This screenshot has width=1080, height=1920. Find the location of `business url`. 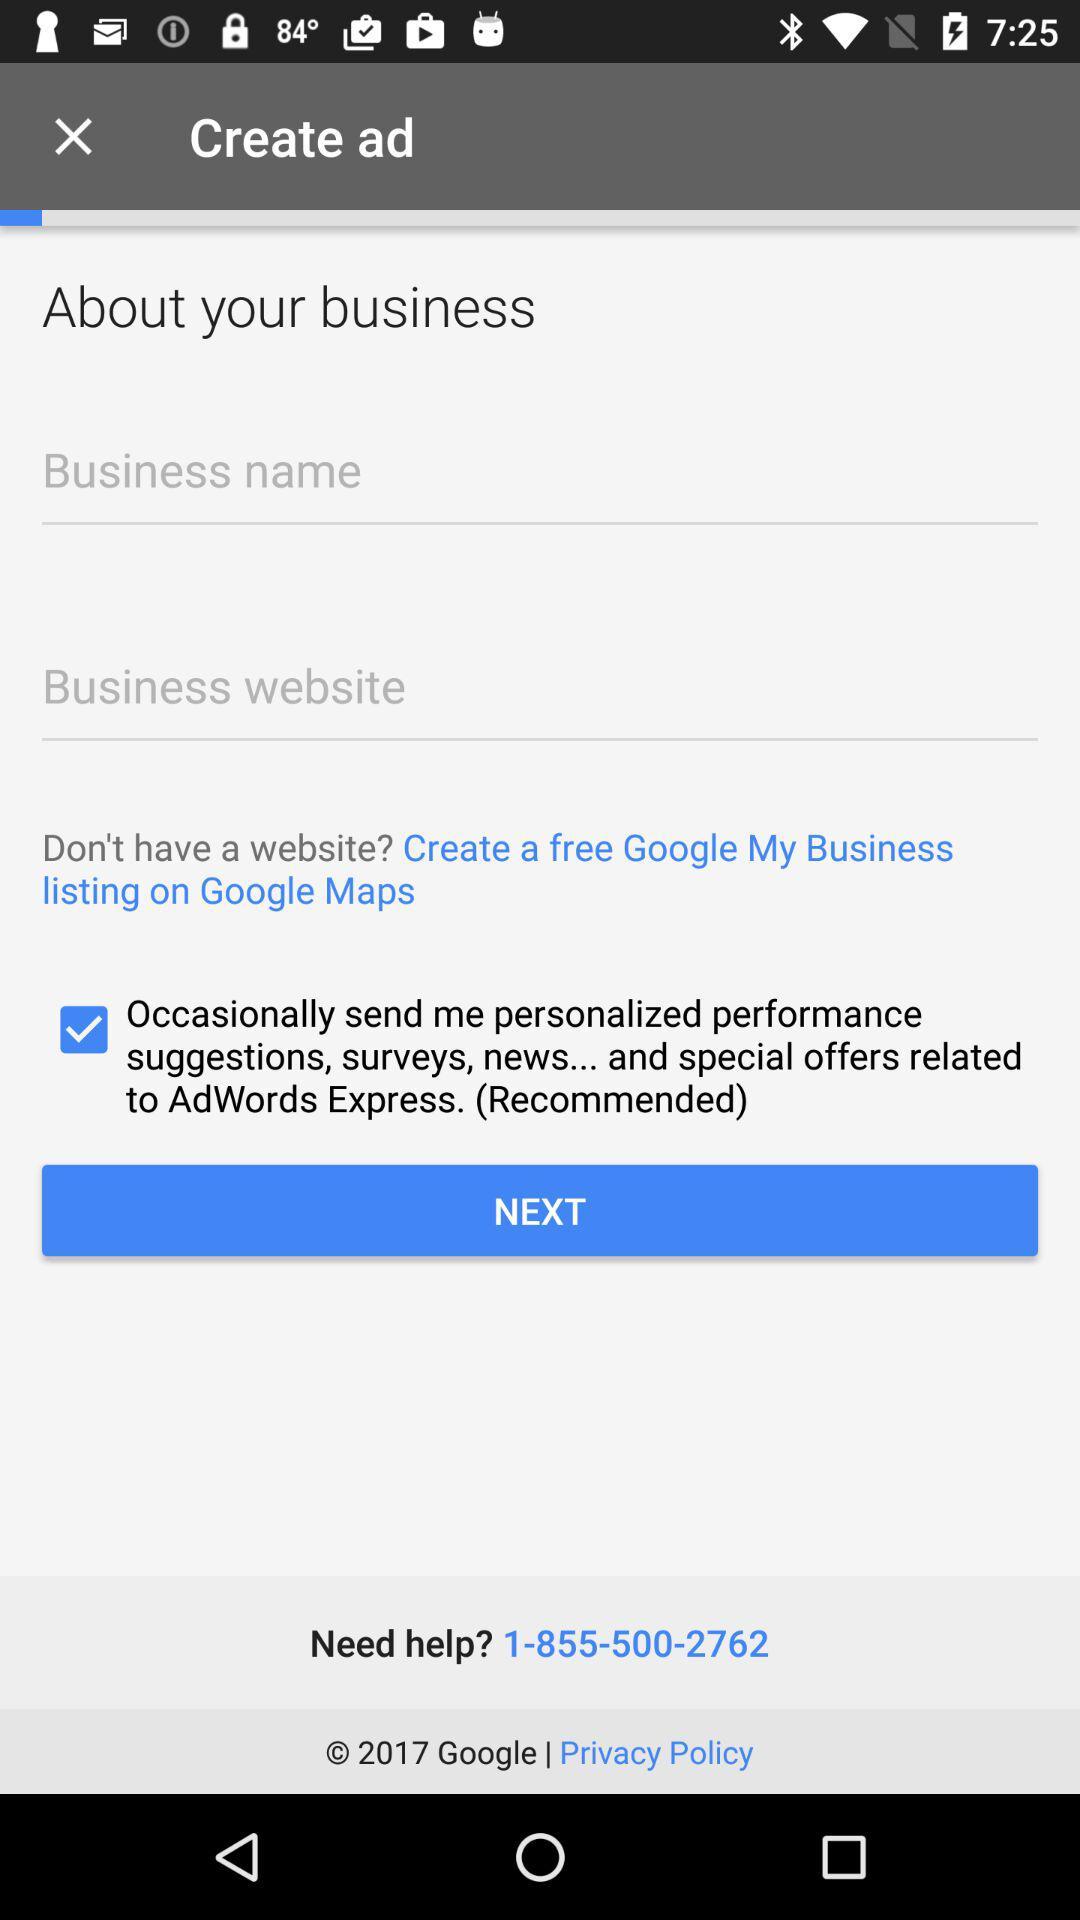

business url is located at coordinates (540, 679).